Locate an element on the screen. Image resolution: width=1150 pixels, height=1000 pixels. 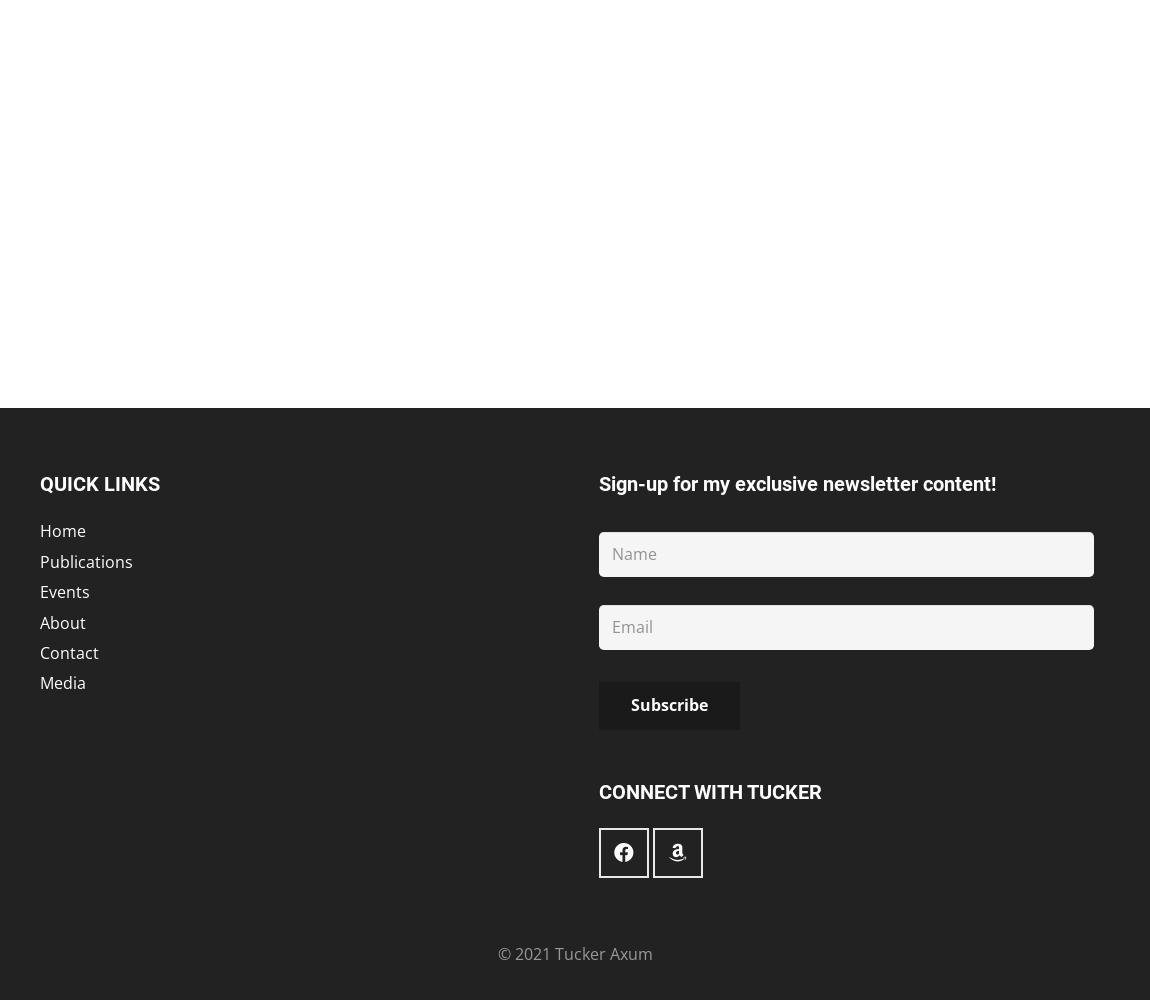
'Amazon' is located at coordinates (677, 784).